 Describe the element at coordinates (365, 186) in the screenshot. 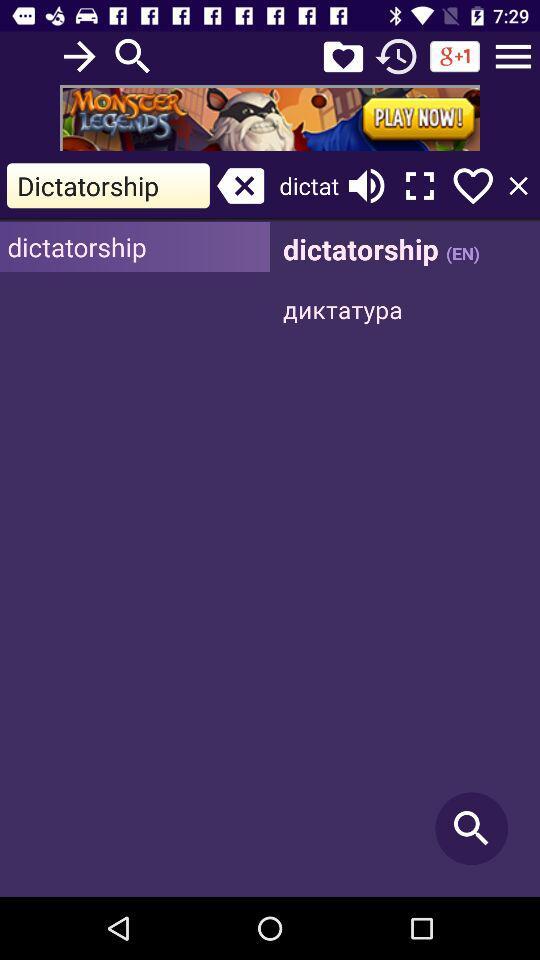

I see `the volume button` at that location.